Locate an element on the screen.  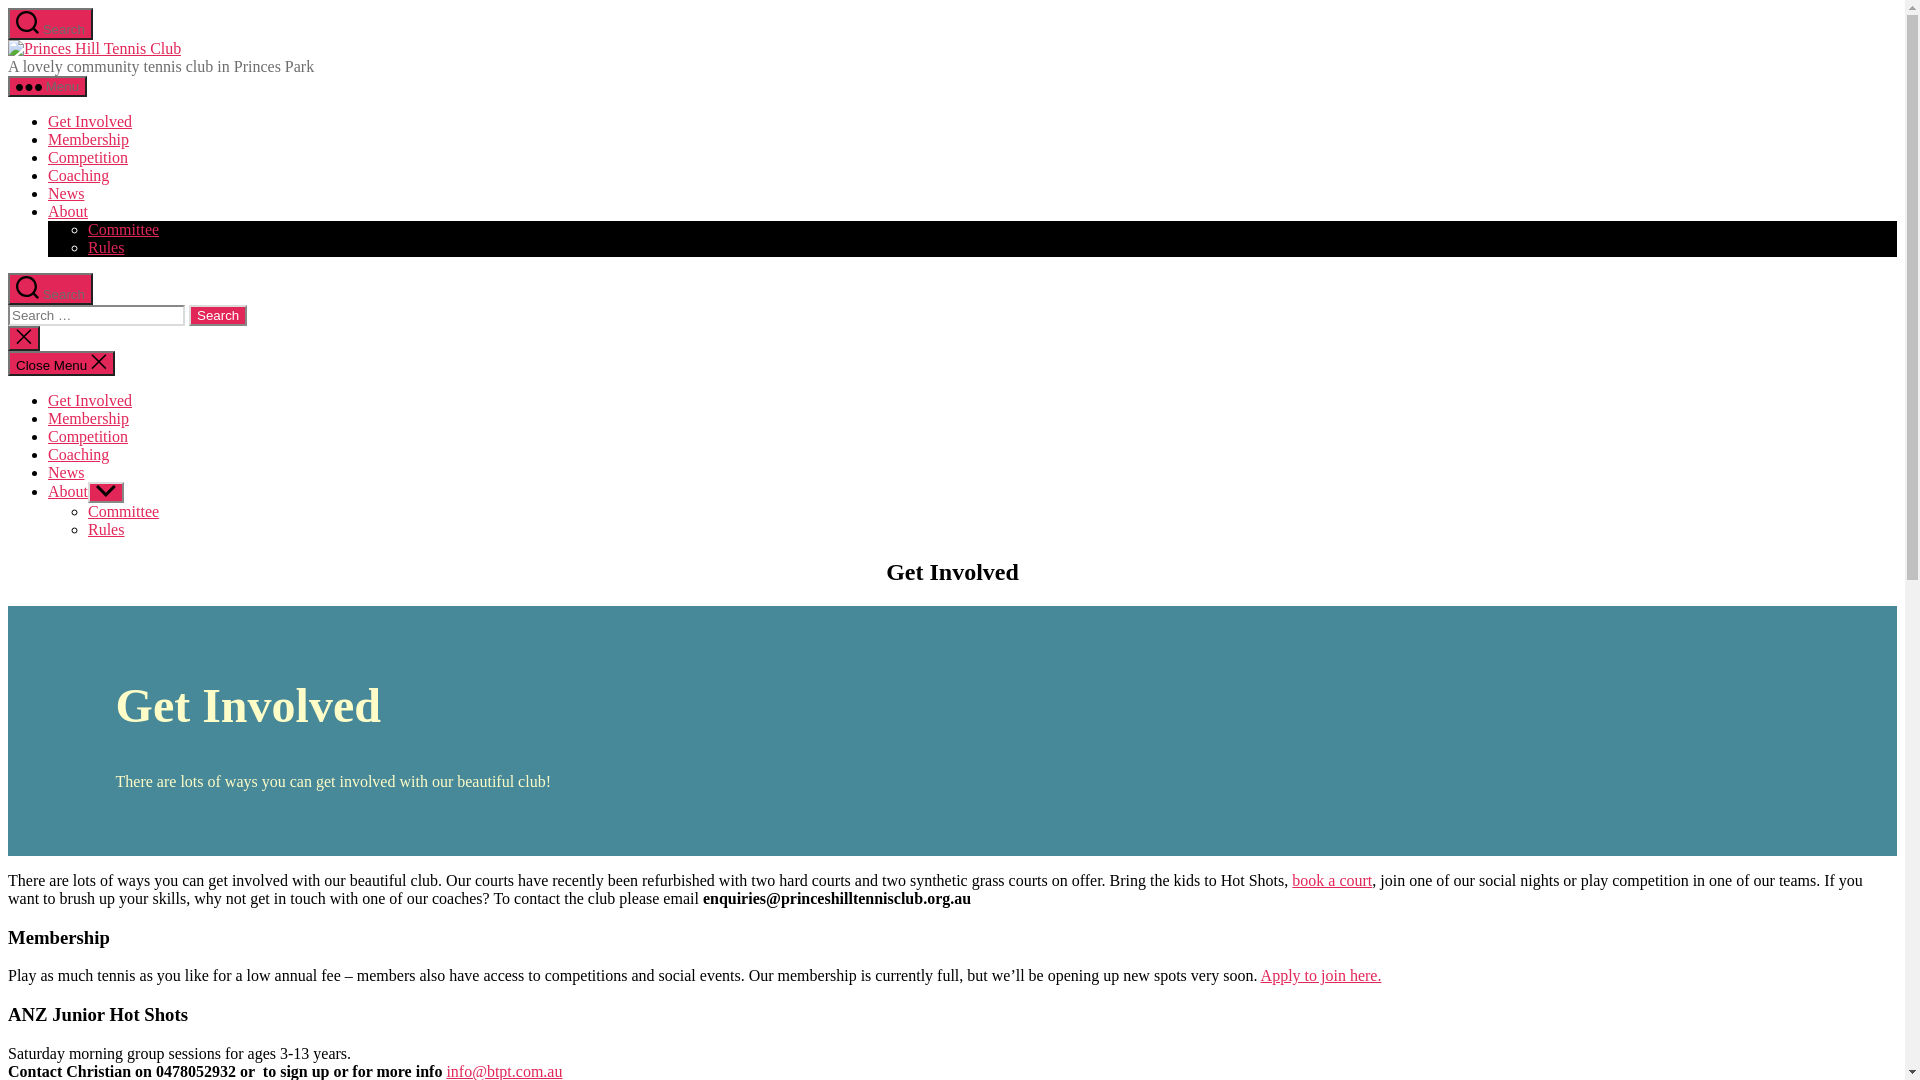
'About' is located at coordinates (67, 491).